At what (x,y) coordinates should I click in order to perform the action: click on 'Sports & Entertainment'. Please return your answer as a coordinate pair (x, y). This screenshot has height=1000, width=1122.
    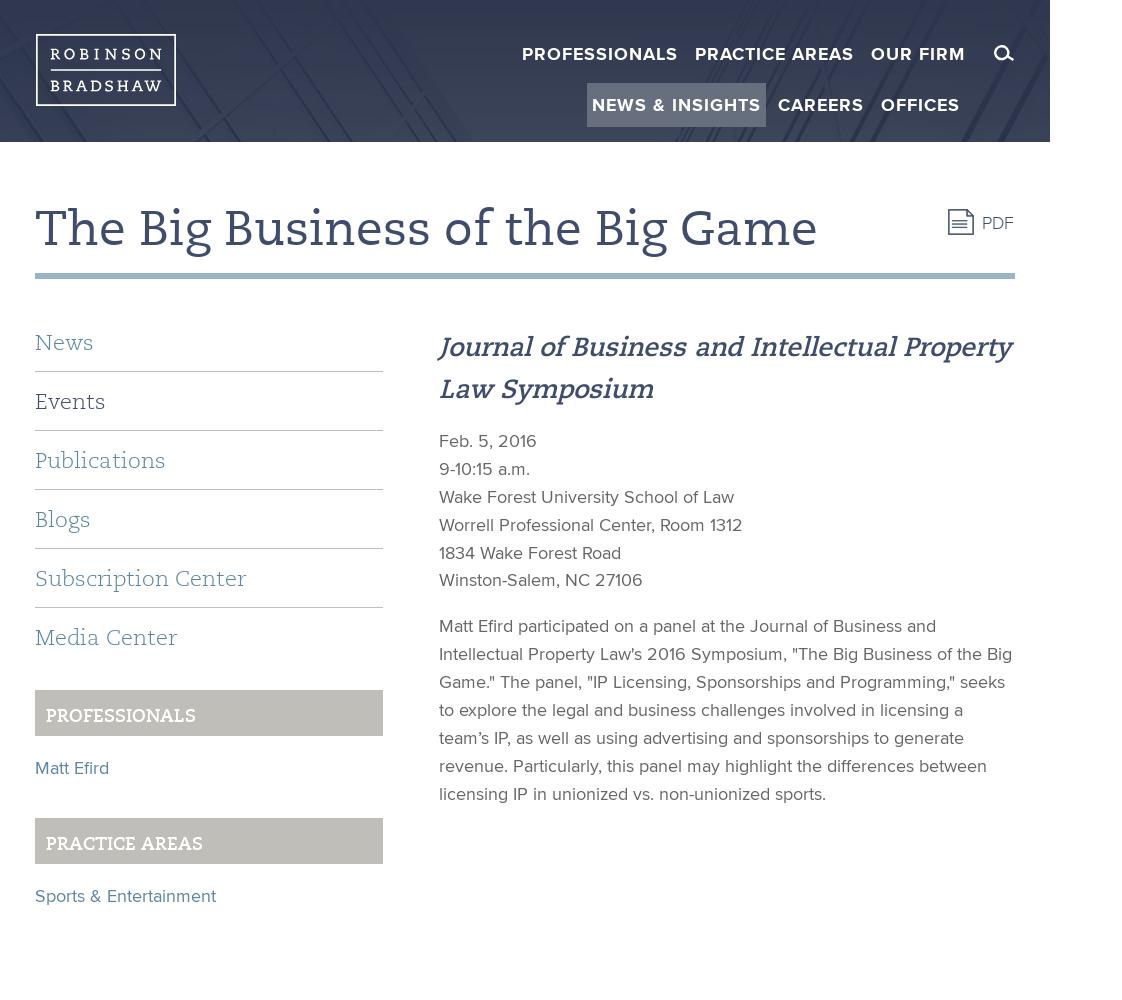
    Looking at the image, I should click on (124, 894).